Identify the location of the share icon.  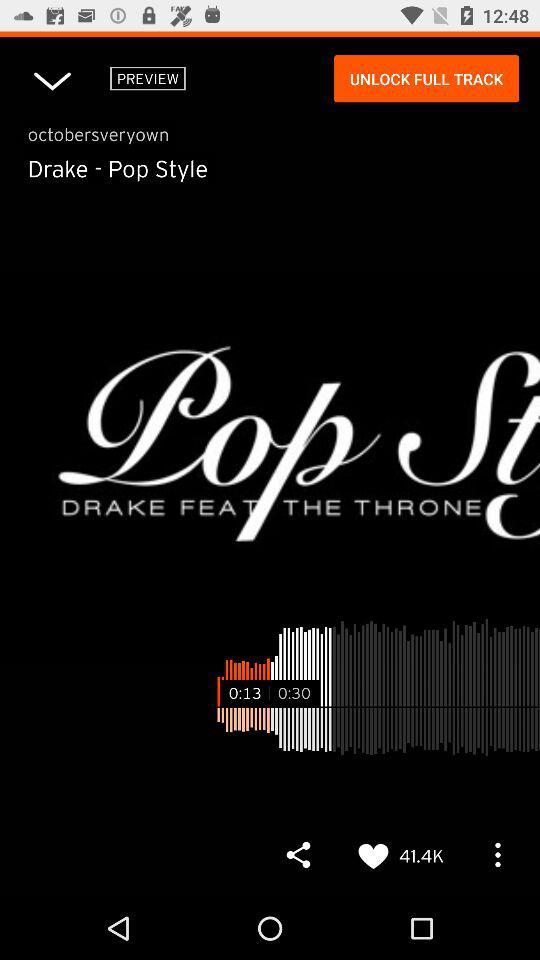
(297, 853).